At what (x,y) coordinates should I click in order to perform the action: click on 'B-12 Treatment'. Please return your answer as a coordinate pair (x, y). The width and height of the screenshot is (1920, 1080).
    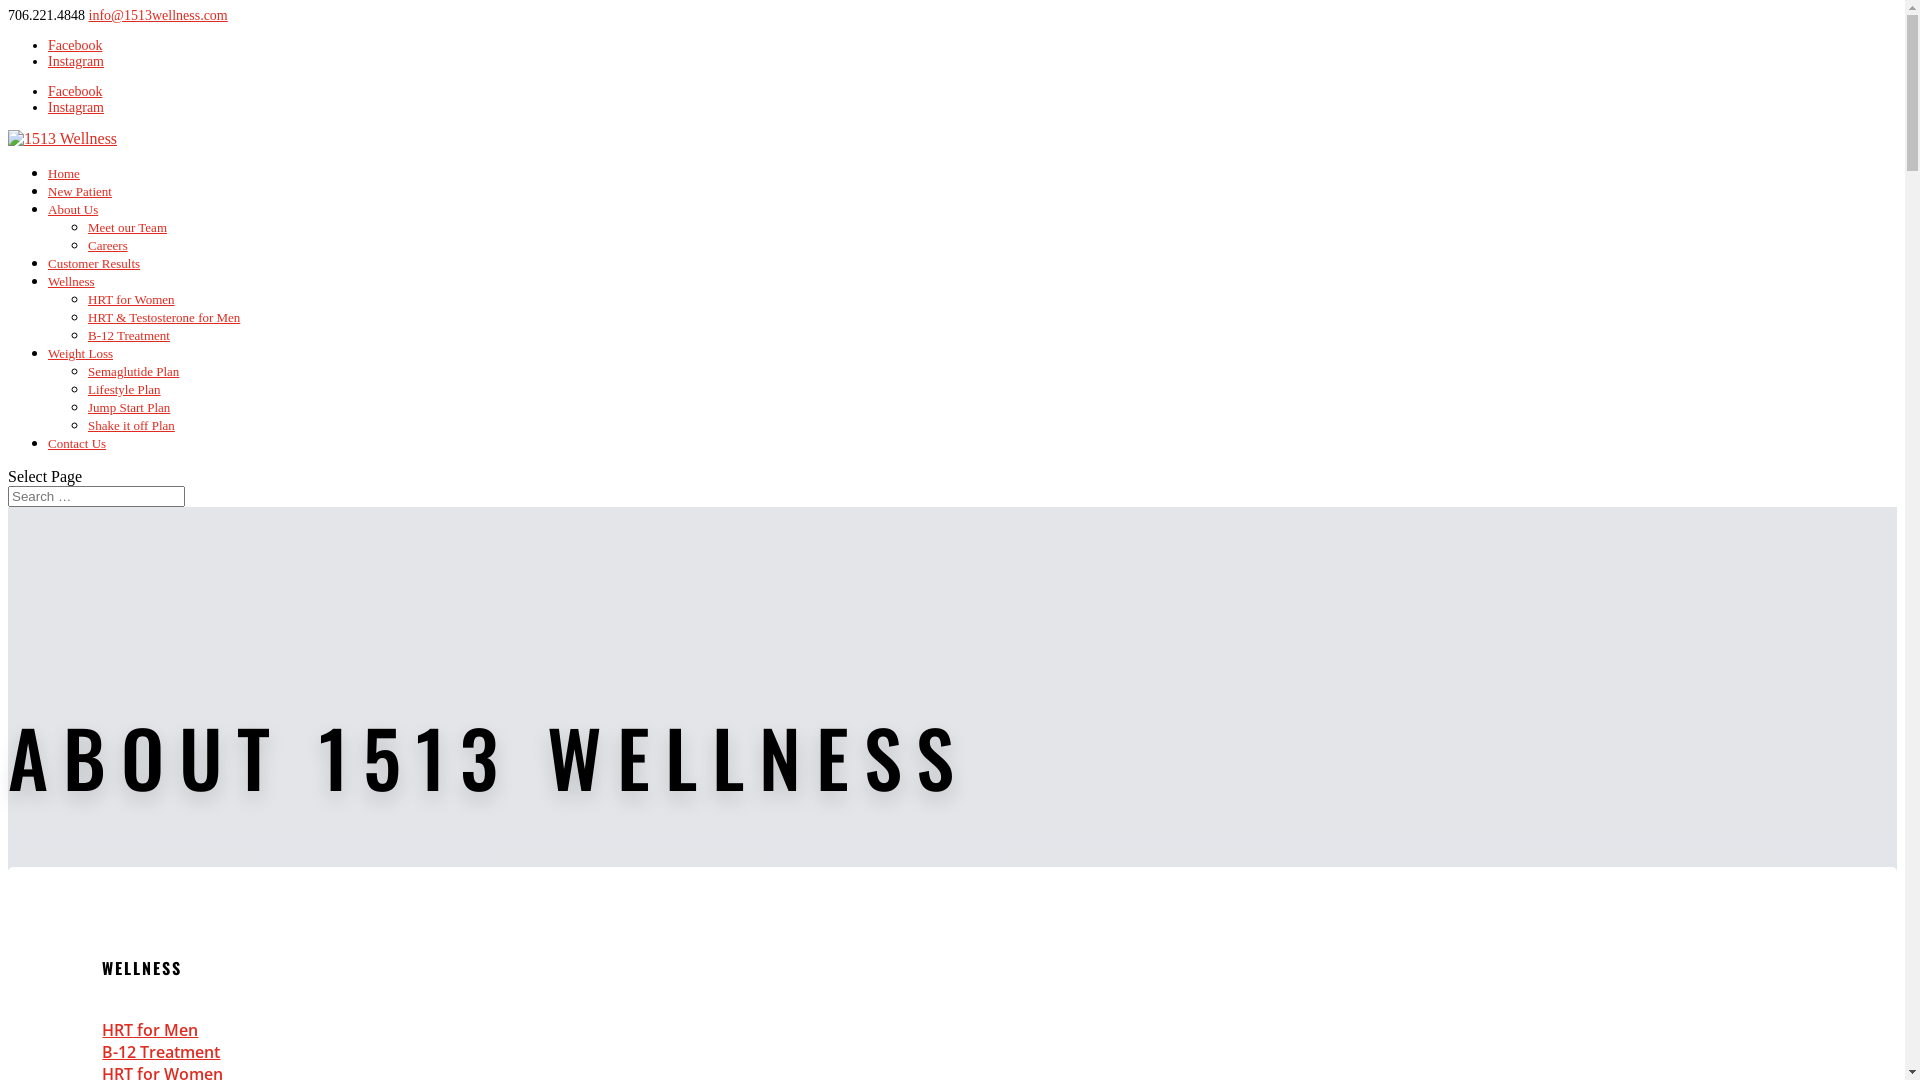
    Looking at the image, I should click on (161, 1051).